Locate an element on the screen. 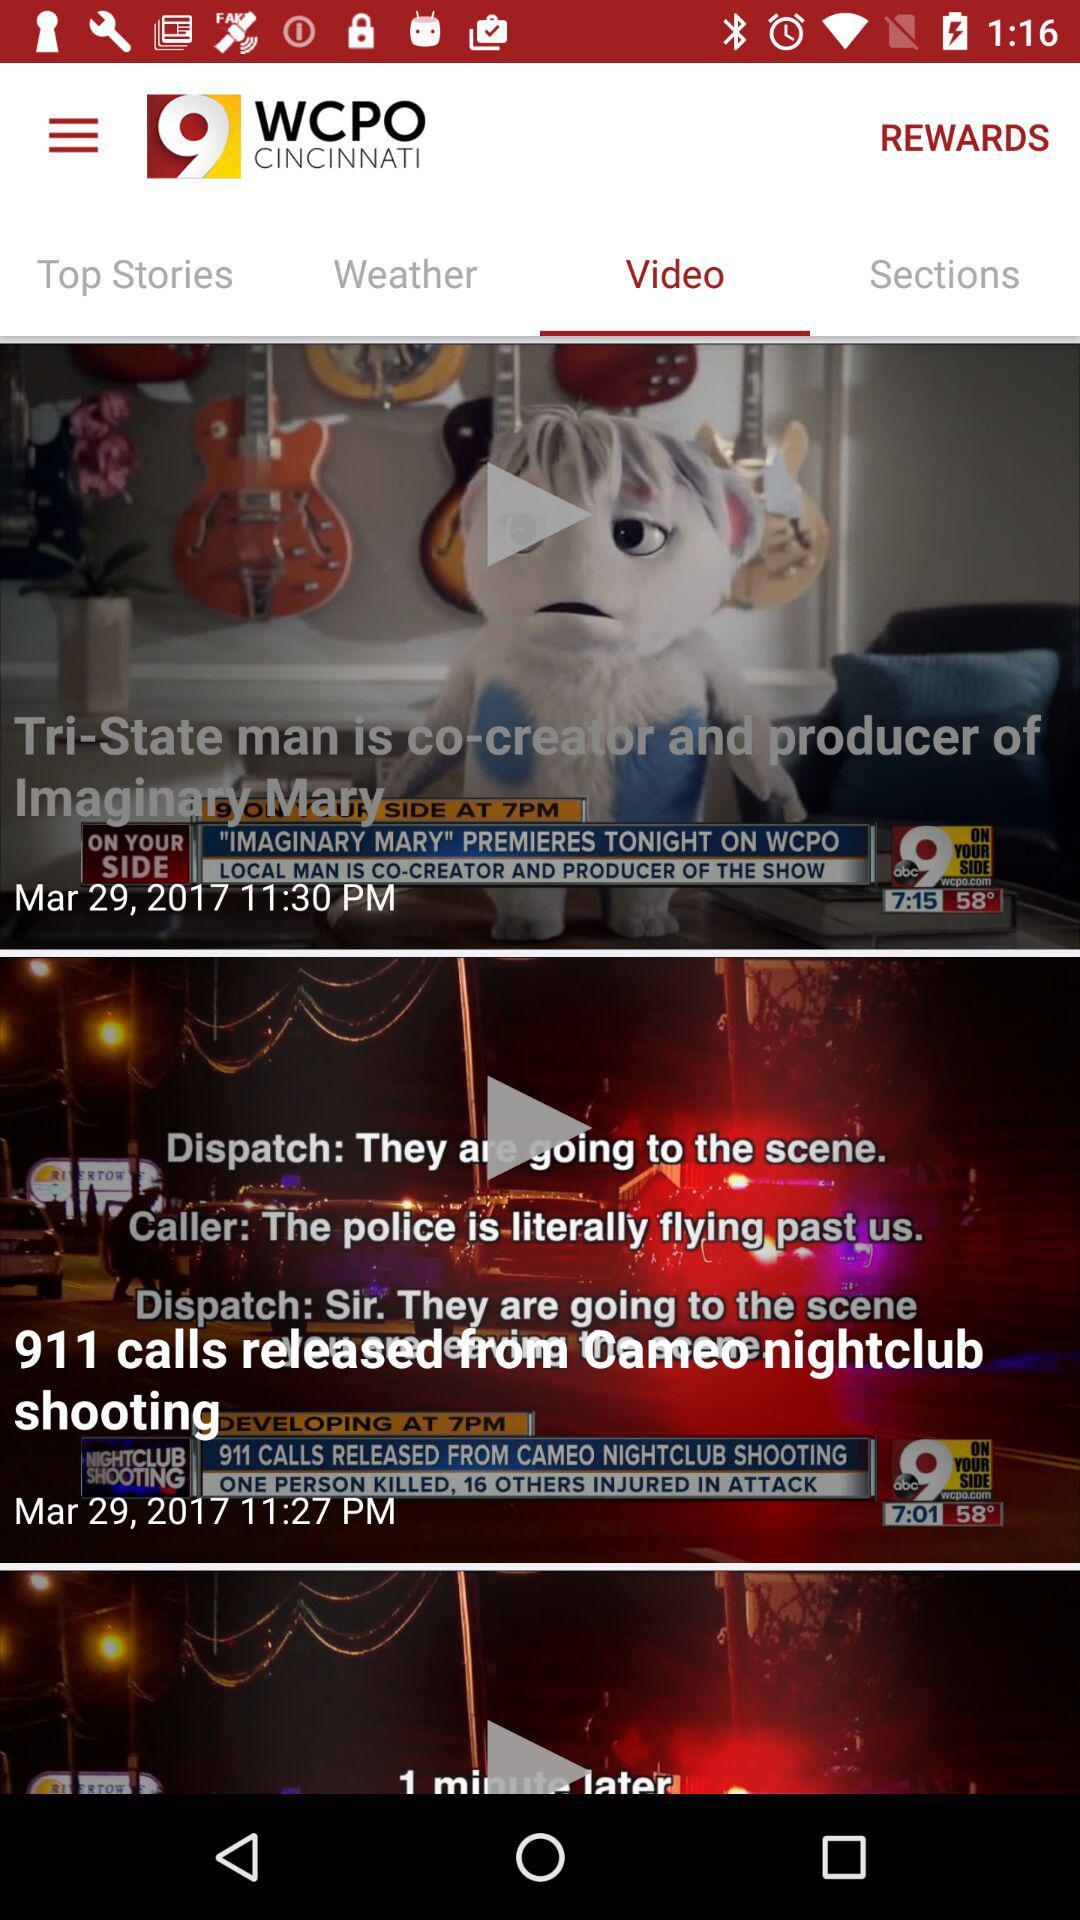 The height and width of the screenshot is (1920, 1080). the rewards icon is located at coordinates (963, 135).